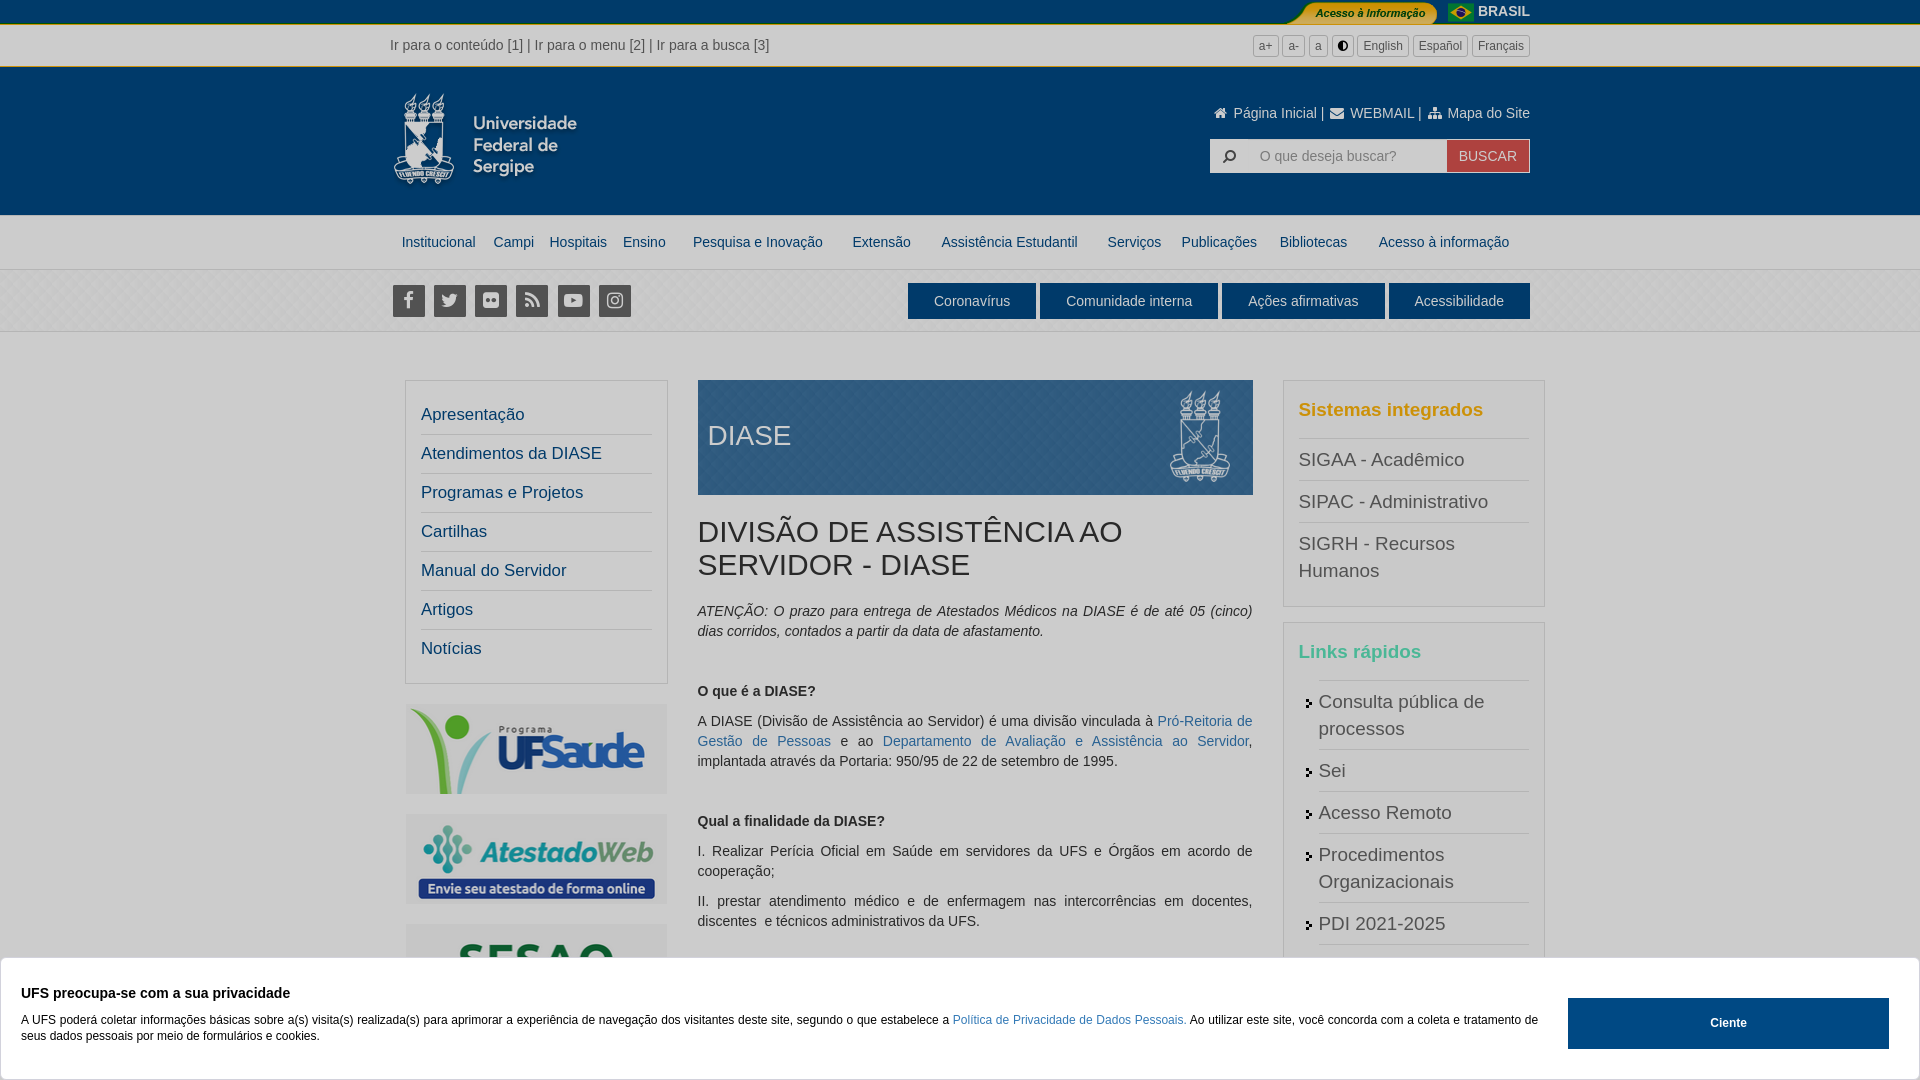 The height and width of the screenshot is (1080, 1920). What do you see at coordinates (1375, 556) in the screenshot?
I see `'SIGRH - Recursos Humanos'` at bounding box center [1375, 556].